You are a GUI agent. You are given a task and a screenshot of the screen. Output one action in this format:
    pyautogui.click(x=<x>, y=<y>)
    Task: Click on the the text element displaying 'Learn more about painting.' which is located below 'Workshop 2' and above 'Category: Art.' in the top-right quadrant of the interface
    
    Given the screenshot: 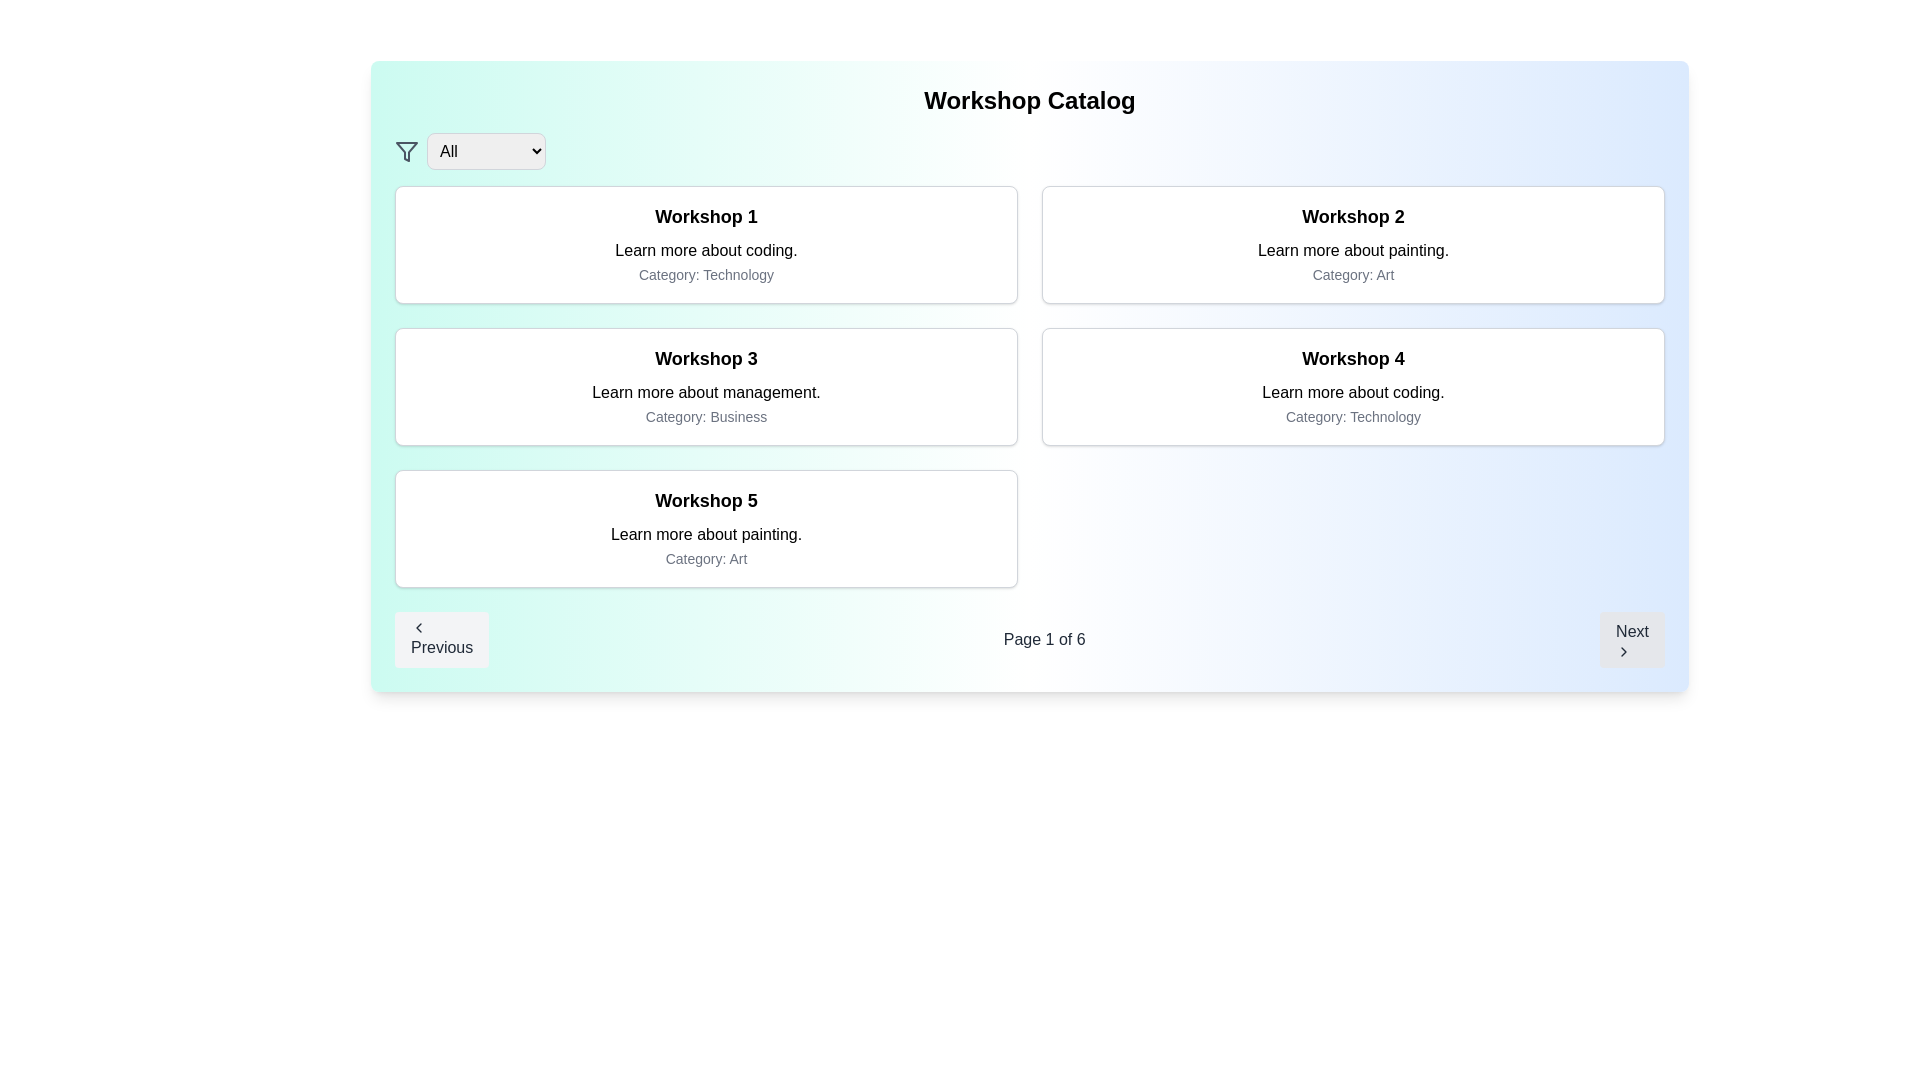 What is the action you would take?
    pyautogui.click(x=1353, y=249)
    